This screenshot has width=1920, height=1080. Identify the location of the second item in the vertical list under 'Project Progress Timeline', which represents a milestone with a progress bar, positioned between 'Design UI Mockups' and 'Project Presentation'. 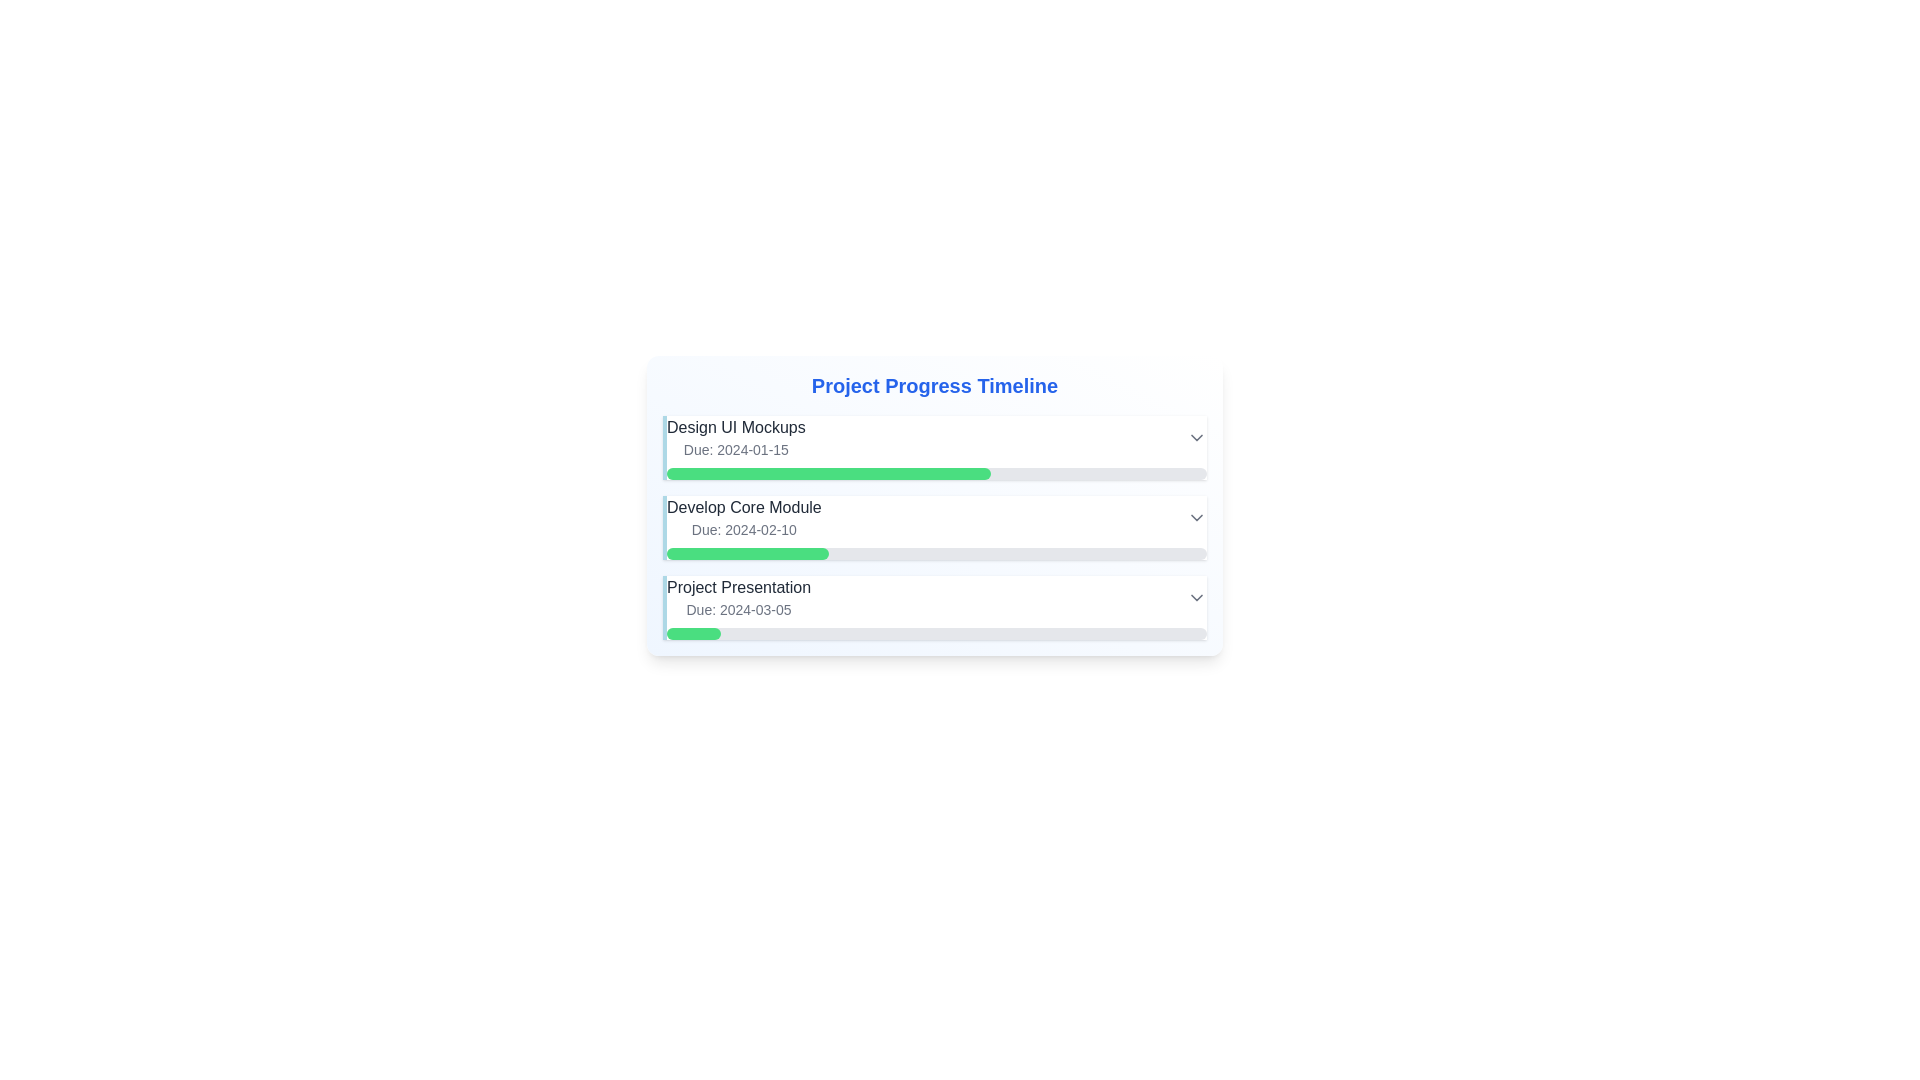
(934, 527).